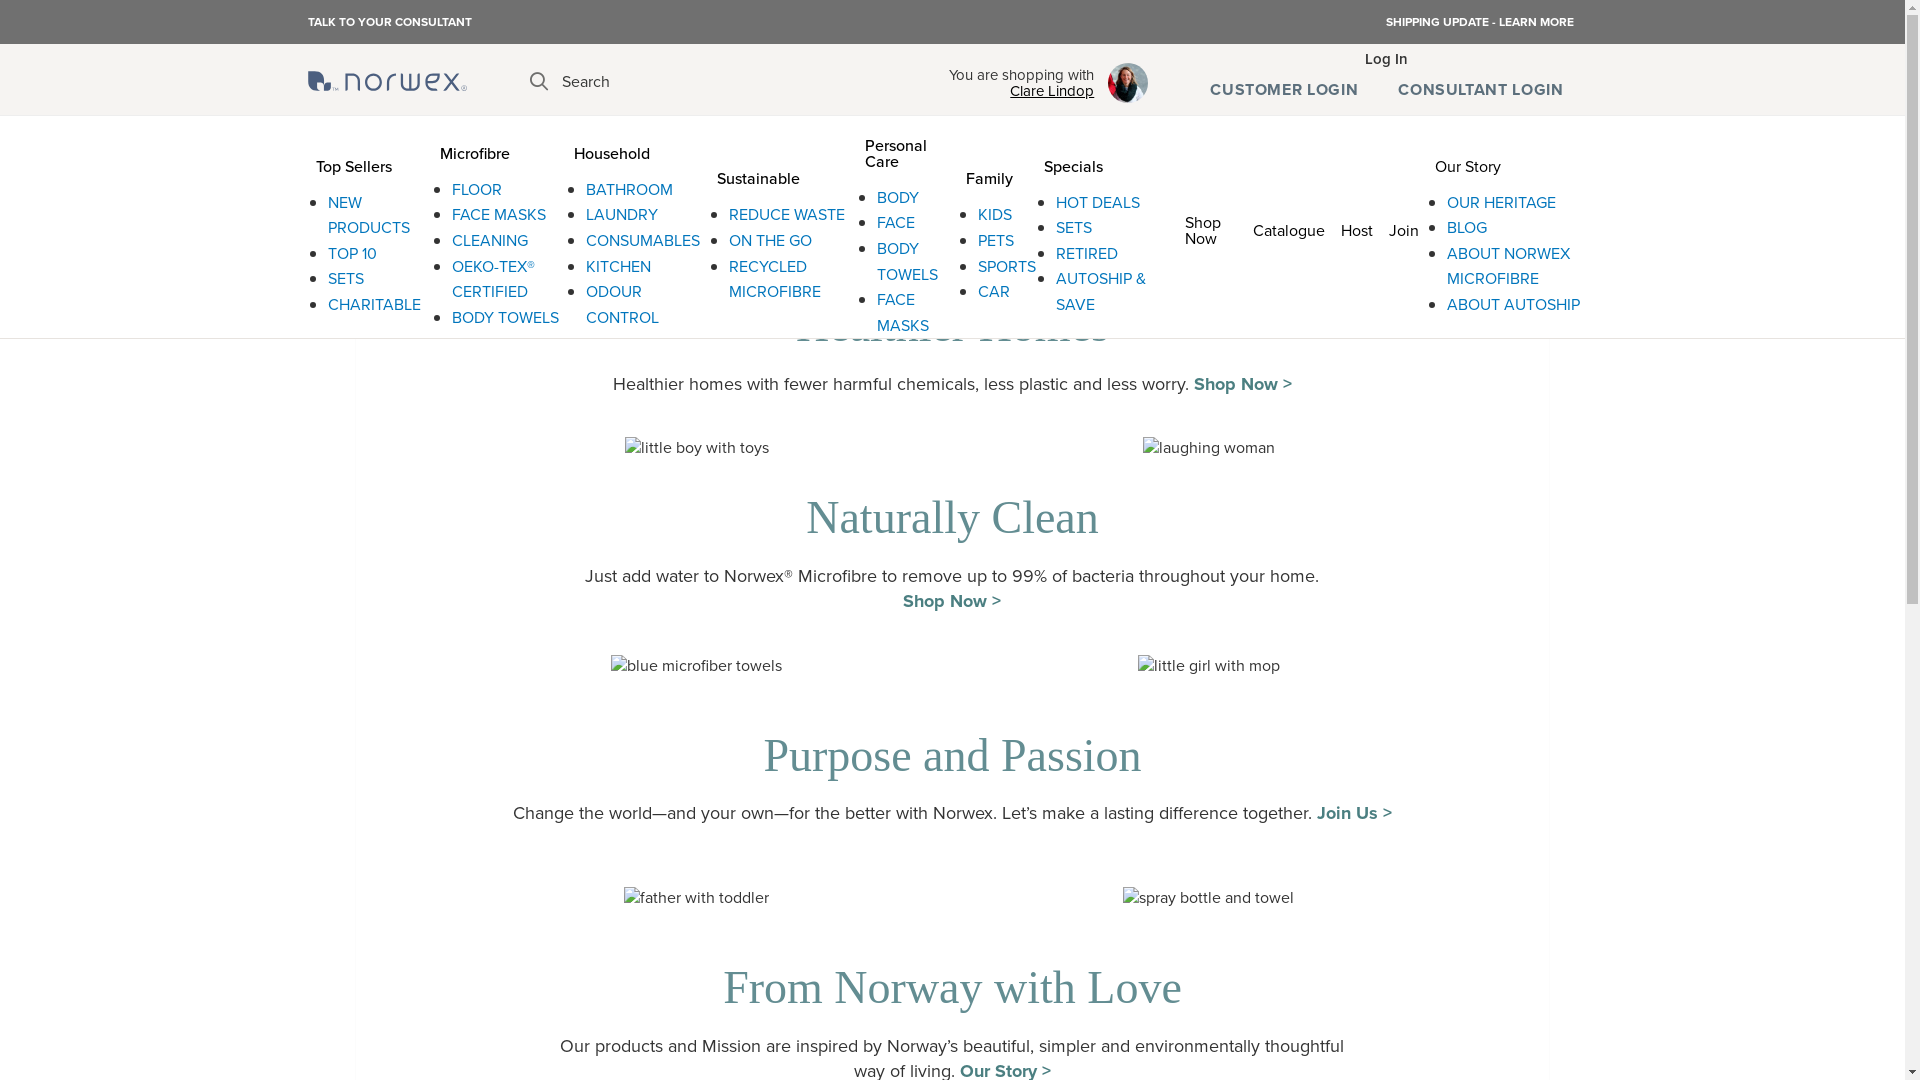 This screenshot has width=1920, height=1080. I want to click on 'BODY', so click(877, 197).